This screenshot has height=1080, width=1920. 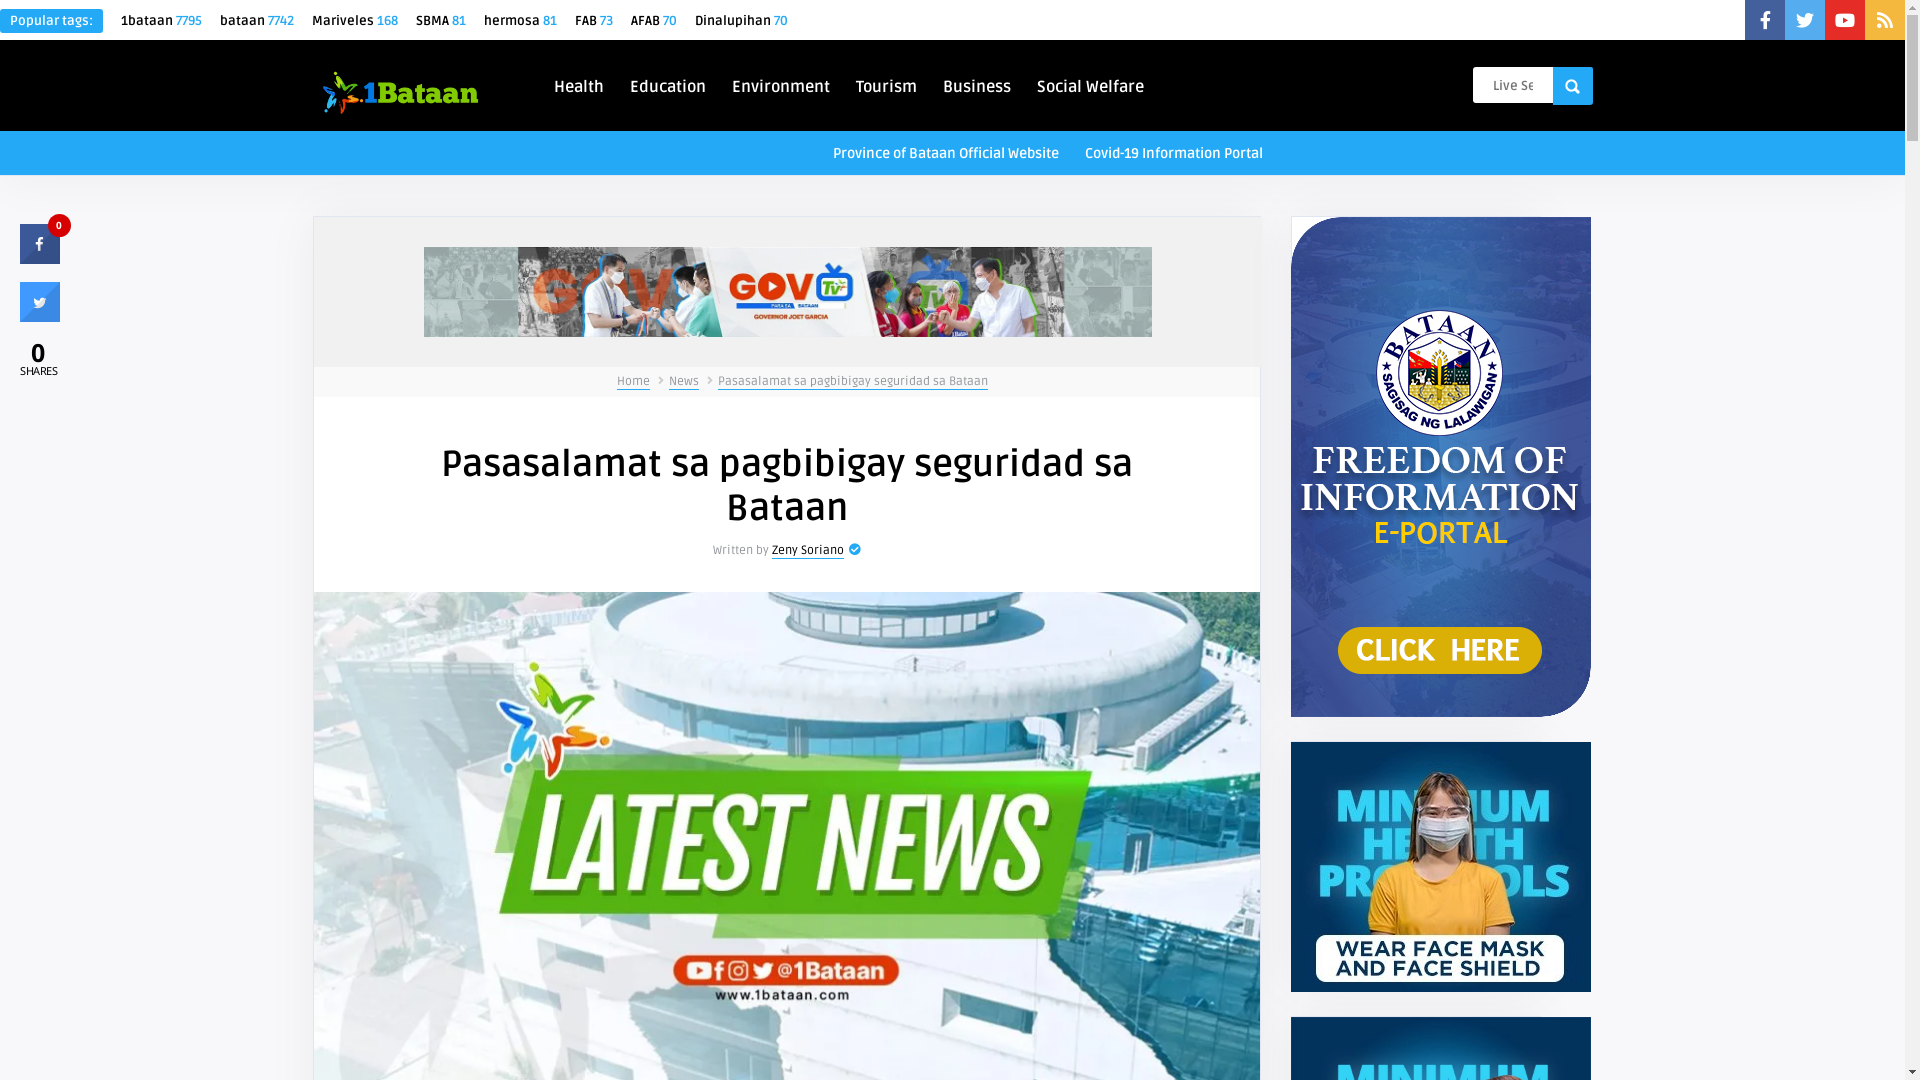 What do you see at coordinates (39, 315) in the screenshot?
I see `'Share on Twitter'` at bounding box center [39, 315].